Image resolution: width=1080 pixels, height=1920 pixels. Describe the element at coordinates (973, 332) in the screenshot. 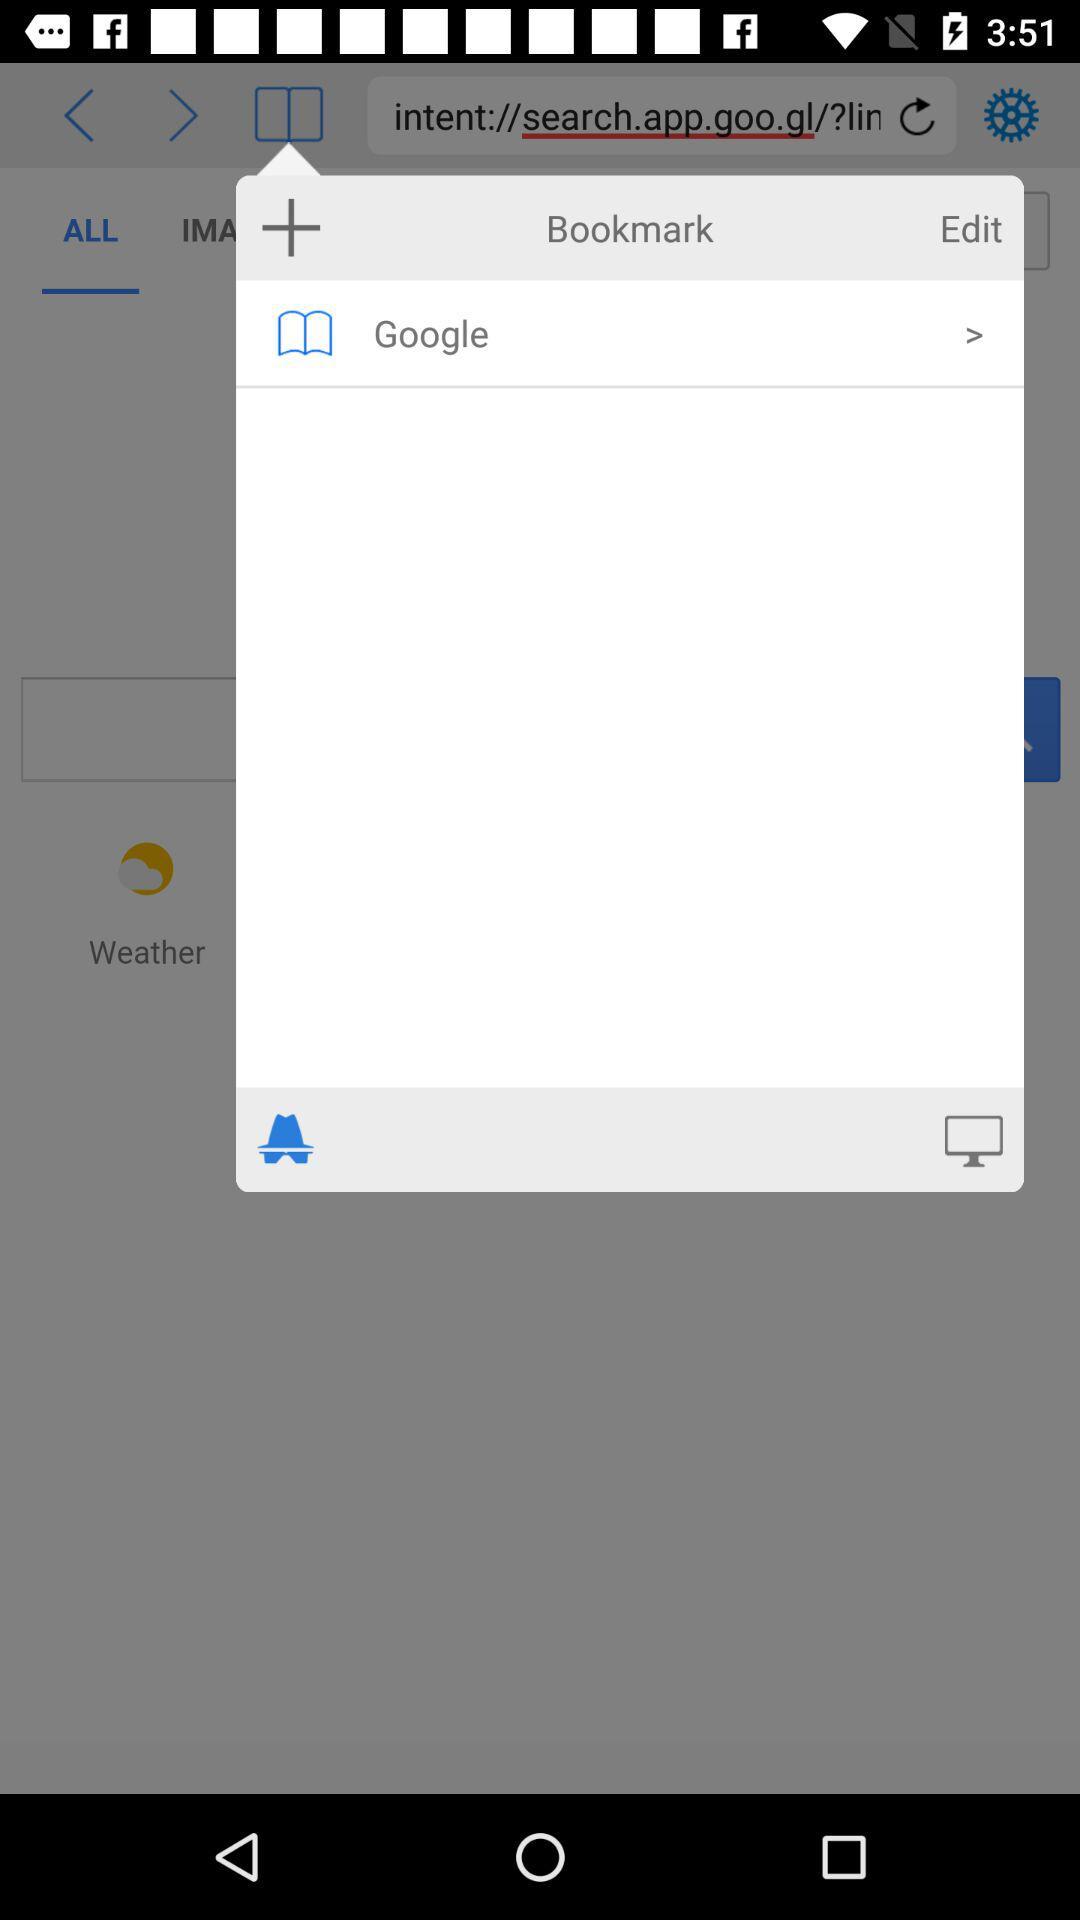

I see `icon next to the google item` at that location.